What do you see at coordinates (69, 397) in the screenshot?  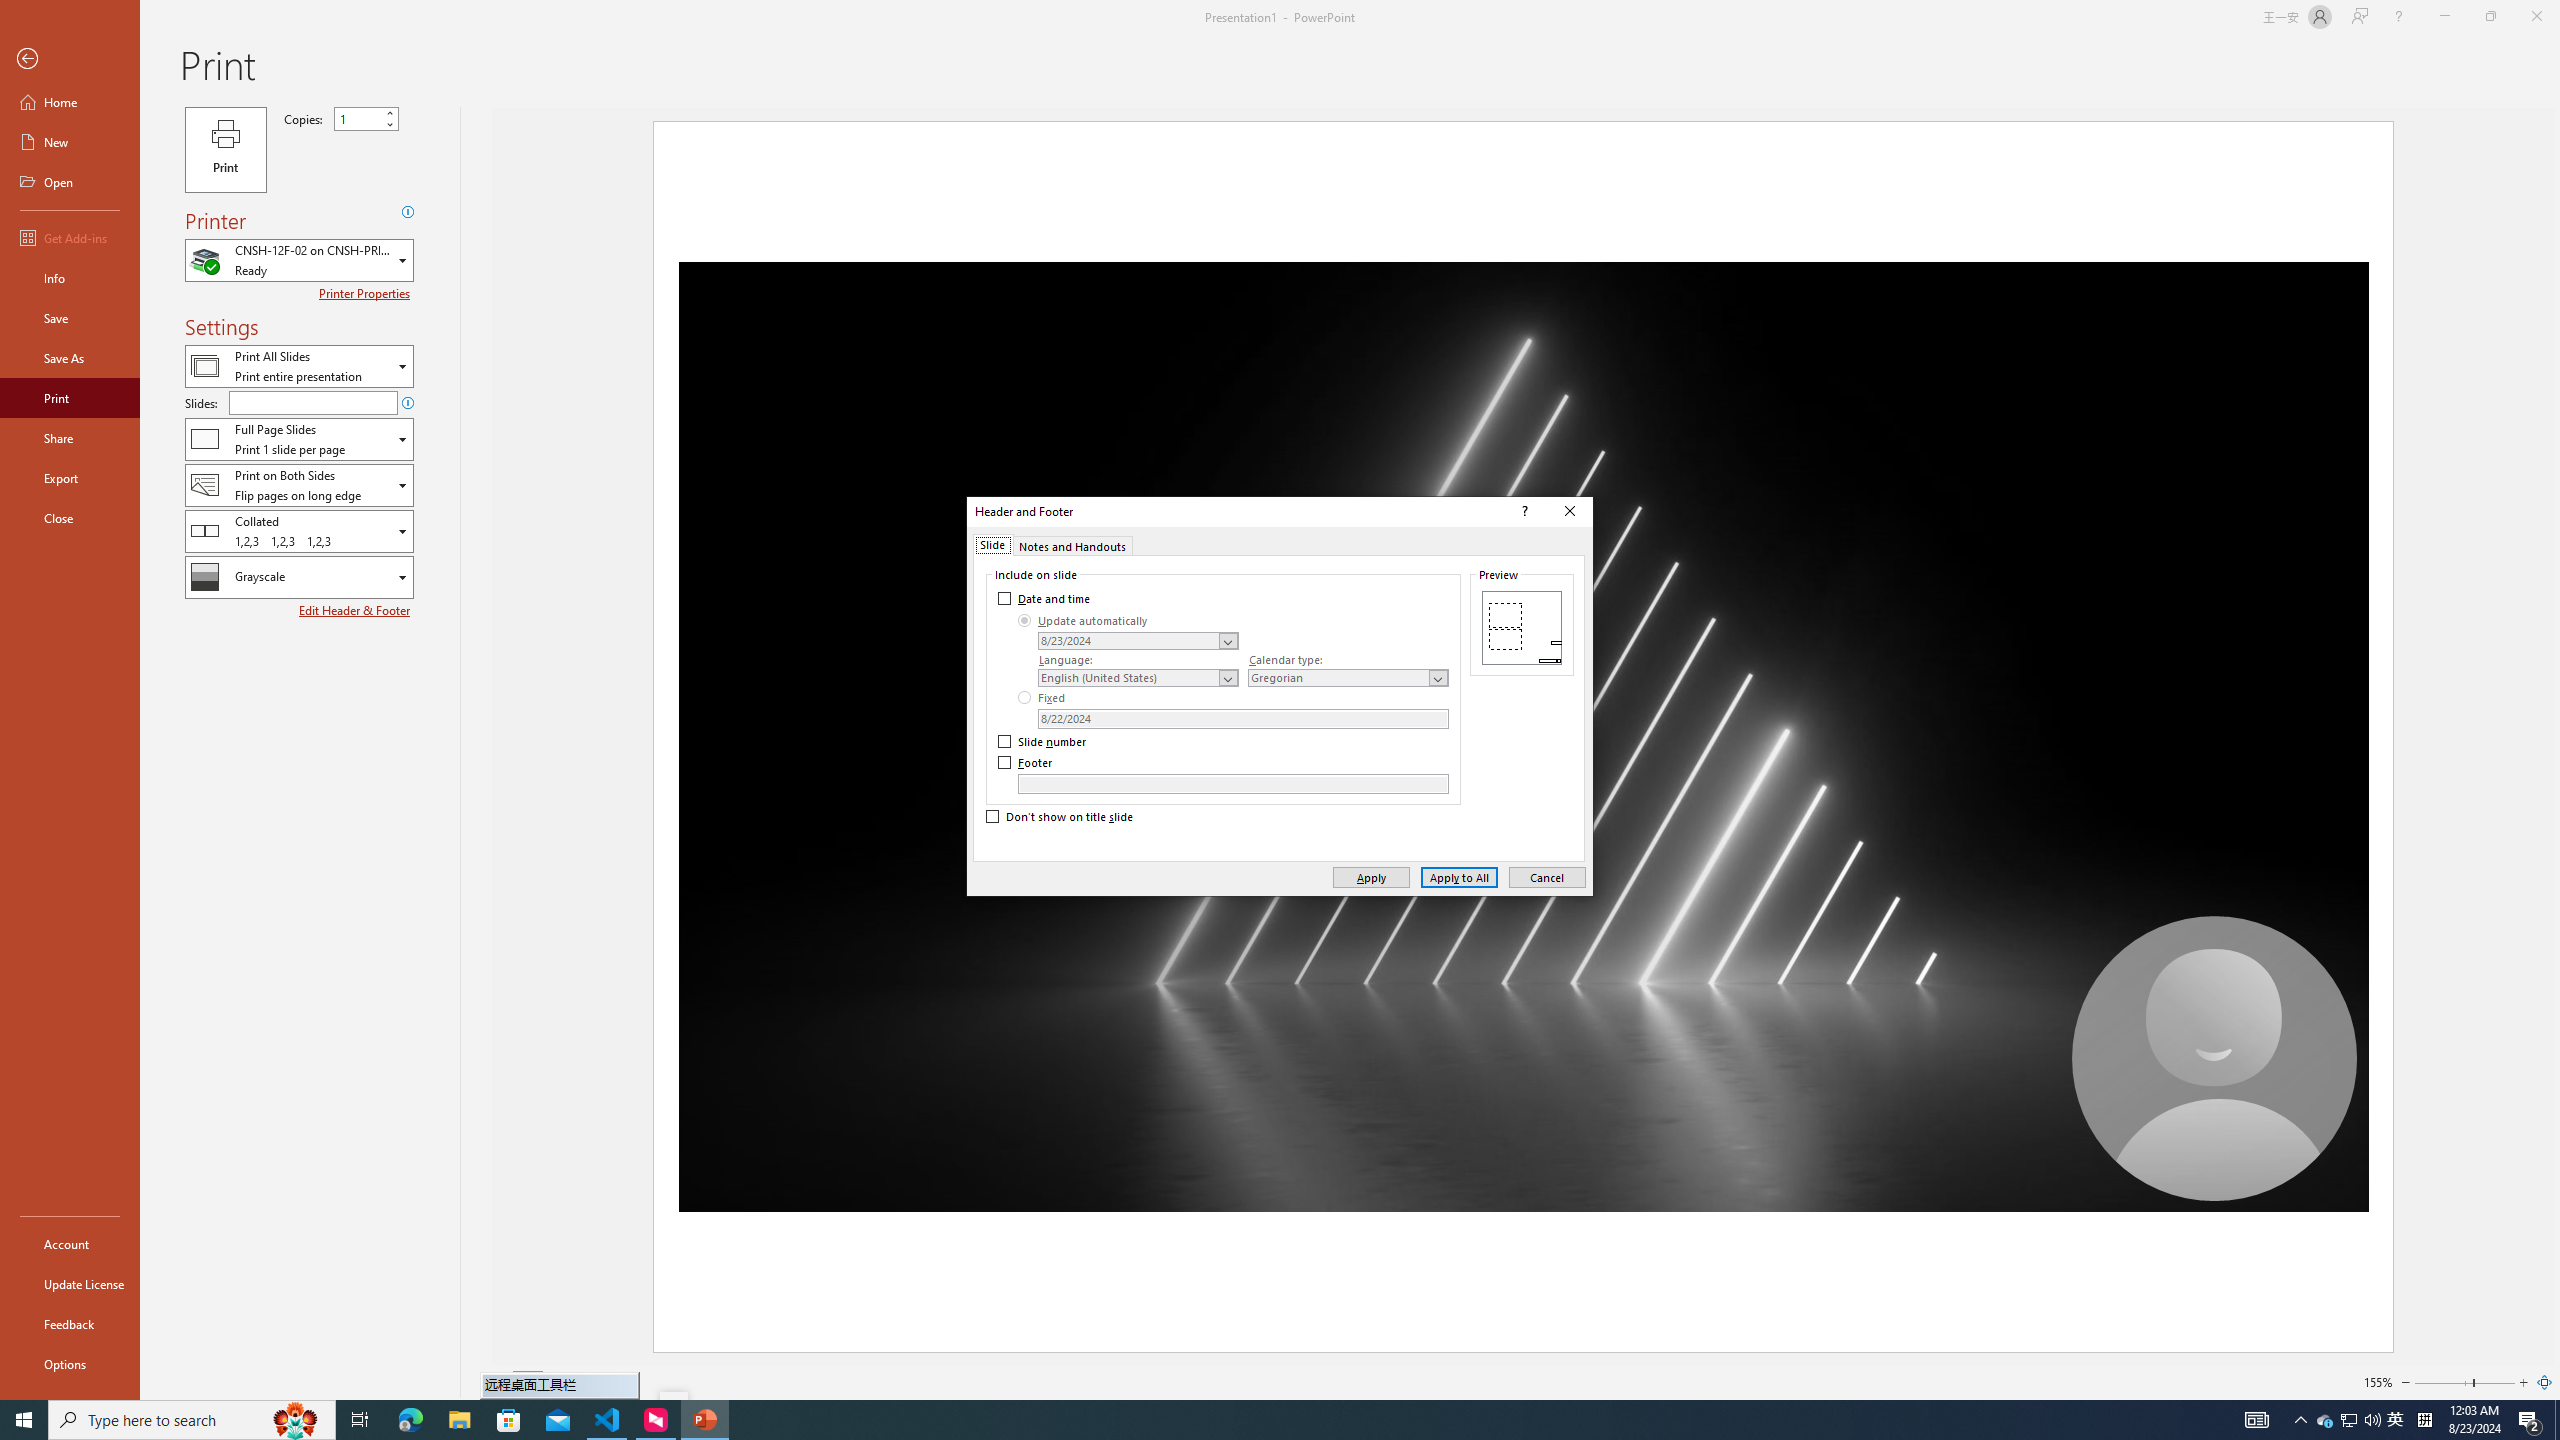 I see `'Print'` at bounding box center [69, 397].